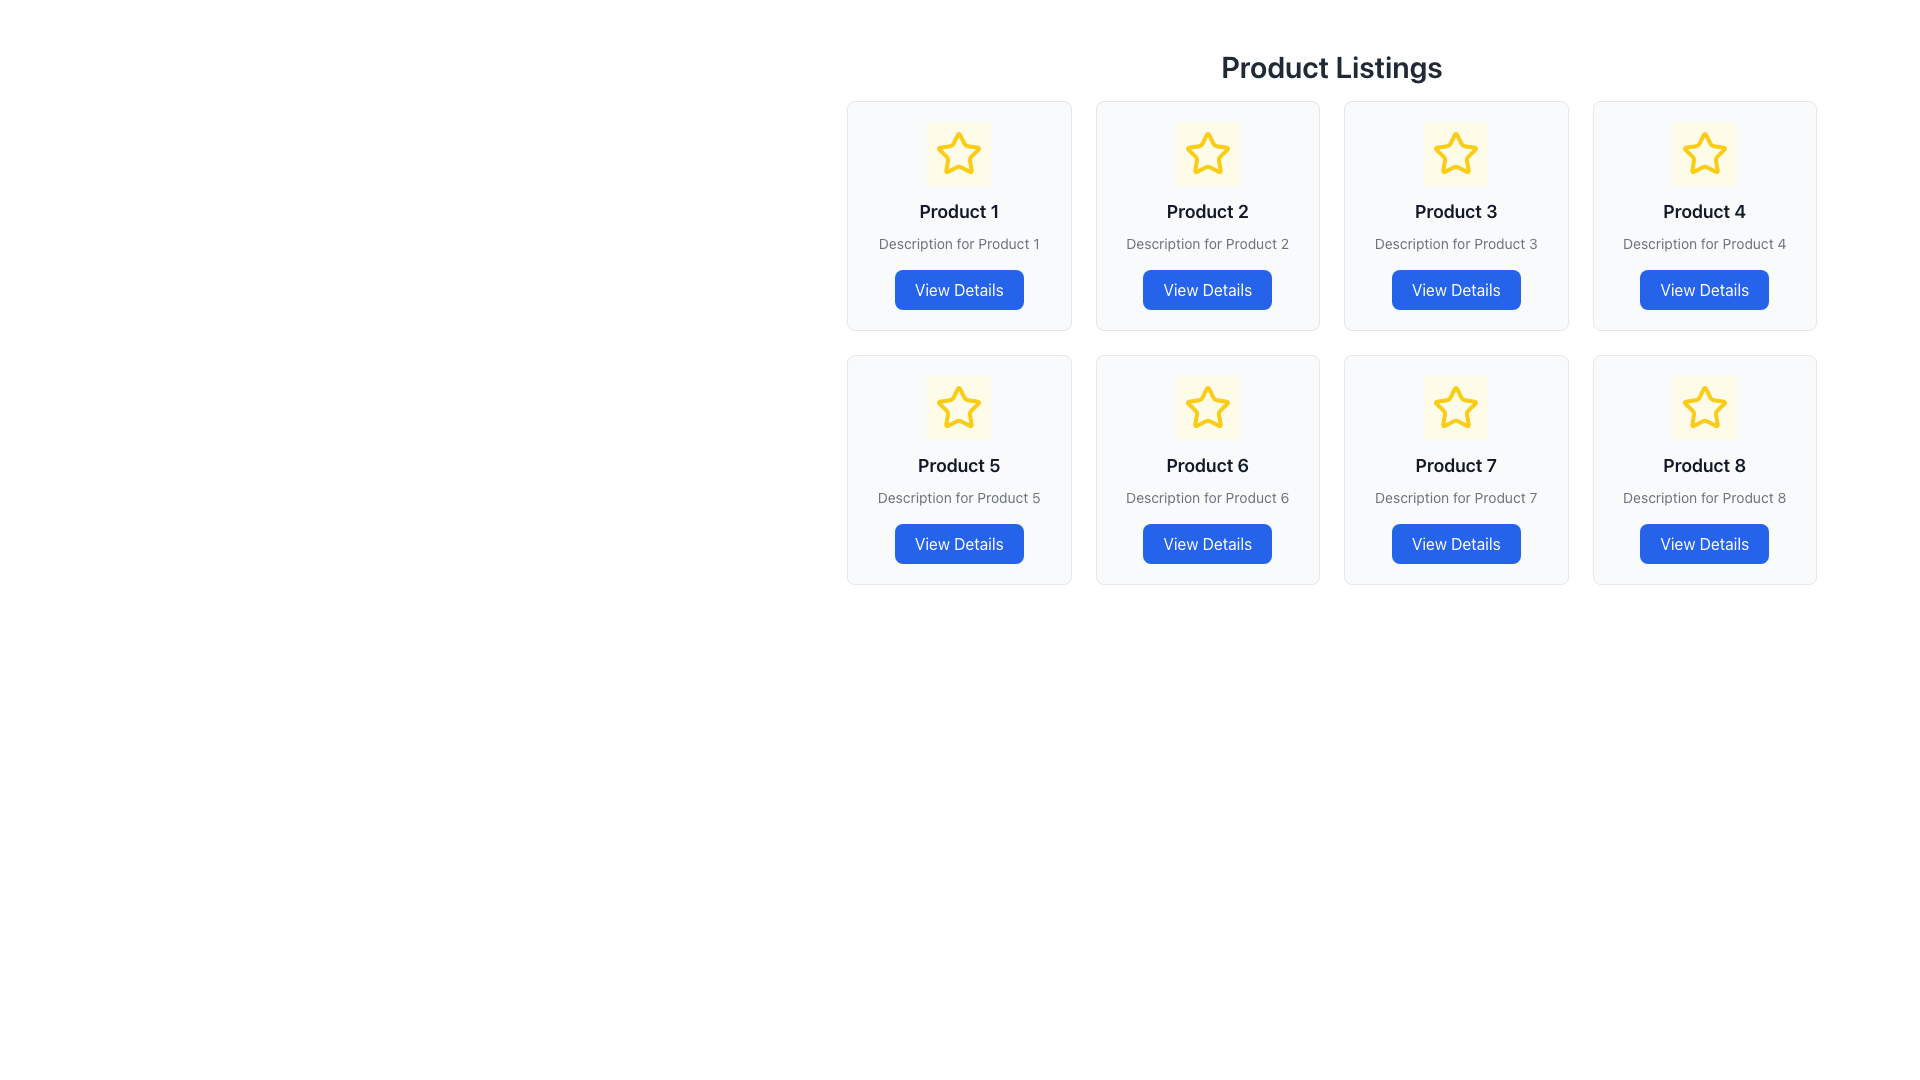 This screenshot has width=1920, height=1080. I want to click on the 'View Details' button, so click(1206, 289).